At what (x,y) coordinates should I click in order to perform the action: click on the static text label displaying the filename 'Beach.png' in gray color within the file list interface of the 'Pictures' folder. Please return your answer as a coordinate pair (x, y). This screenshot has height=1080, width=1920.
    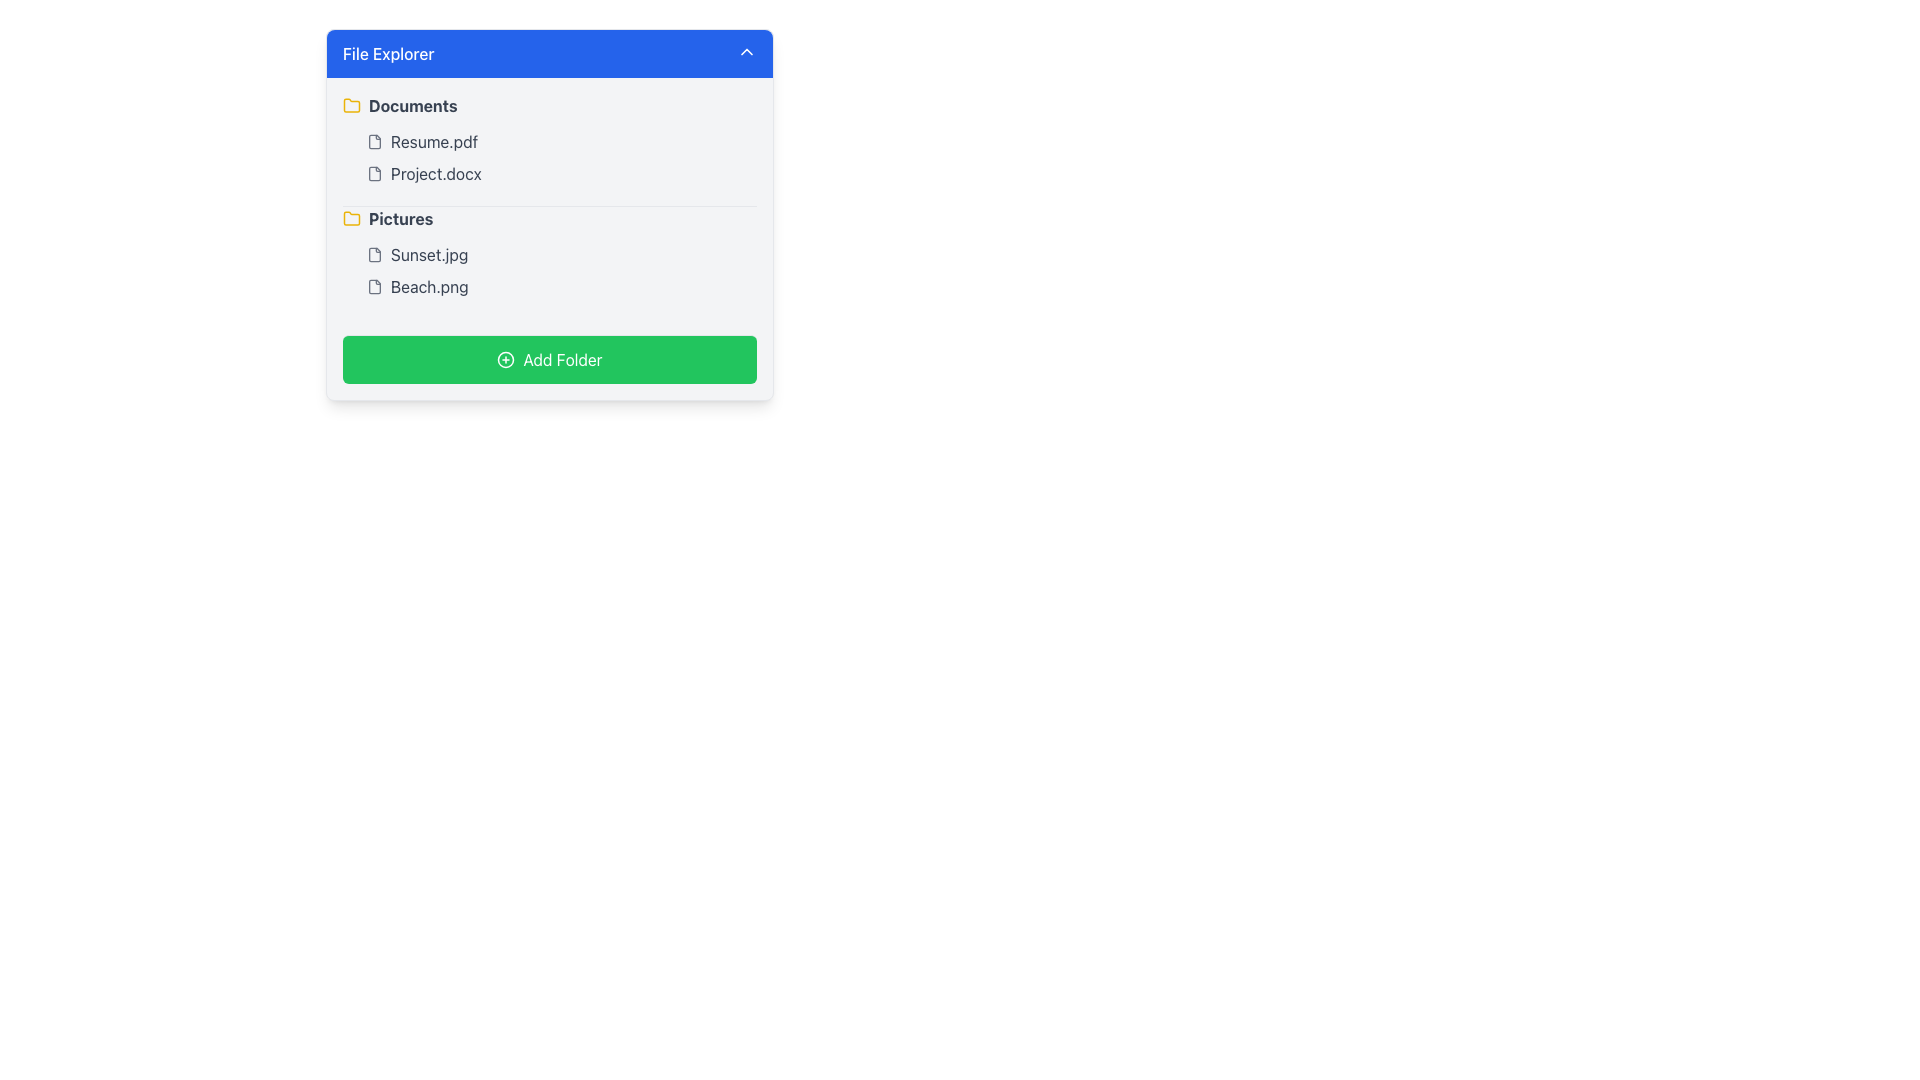
    Looking at the image, I should click on (428, 286).